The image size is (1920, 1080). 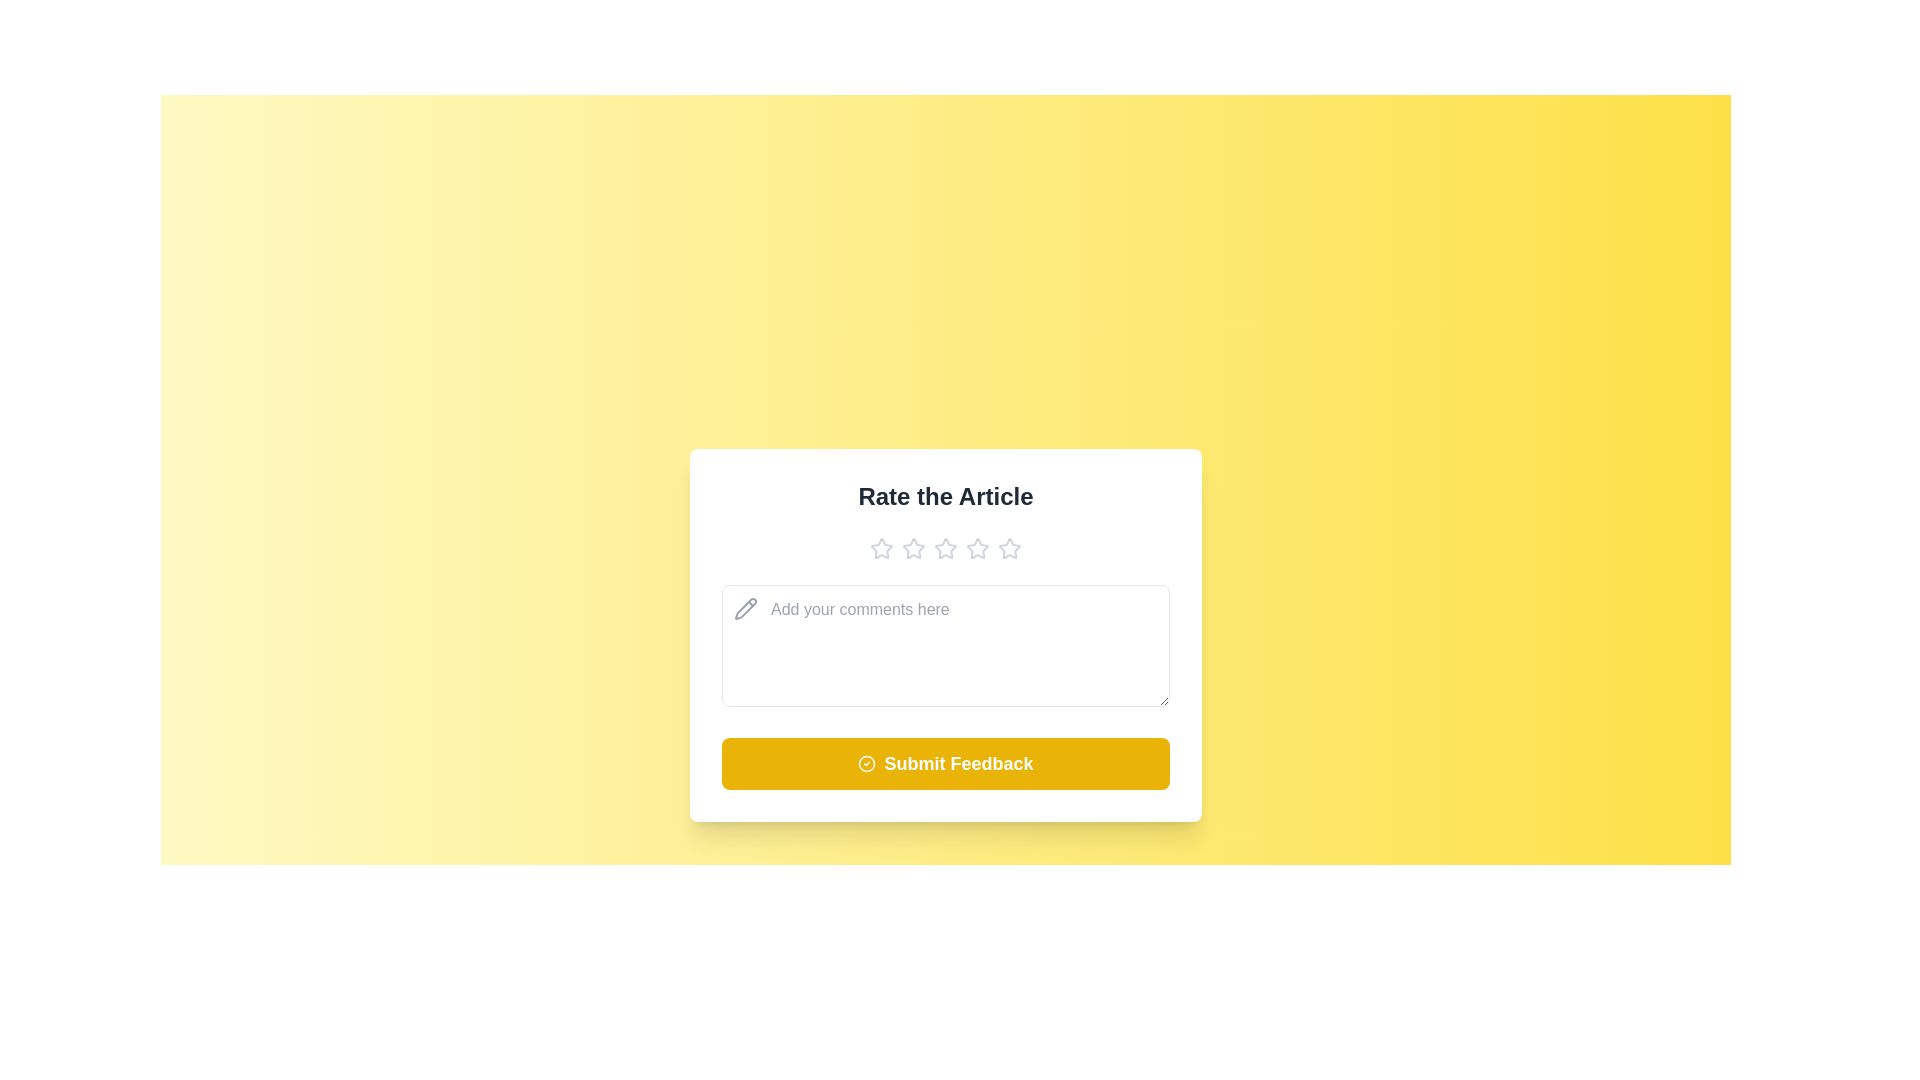 What do you see at coordinates (881, 547) in the screenshot?
I see `the first star-shaped rating icon, which is outlined in a darker gray stroke and filled with a light gray color` at bounding box center [881, 547].